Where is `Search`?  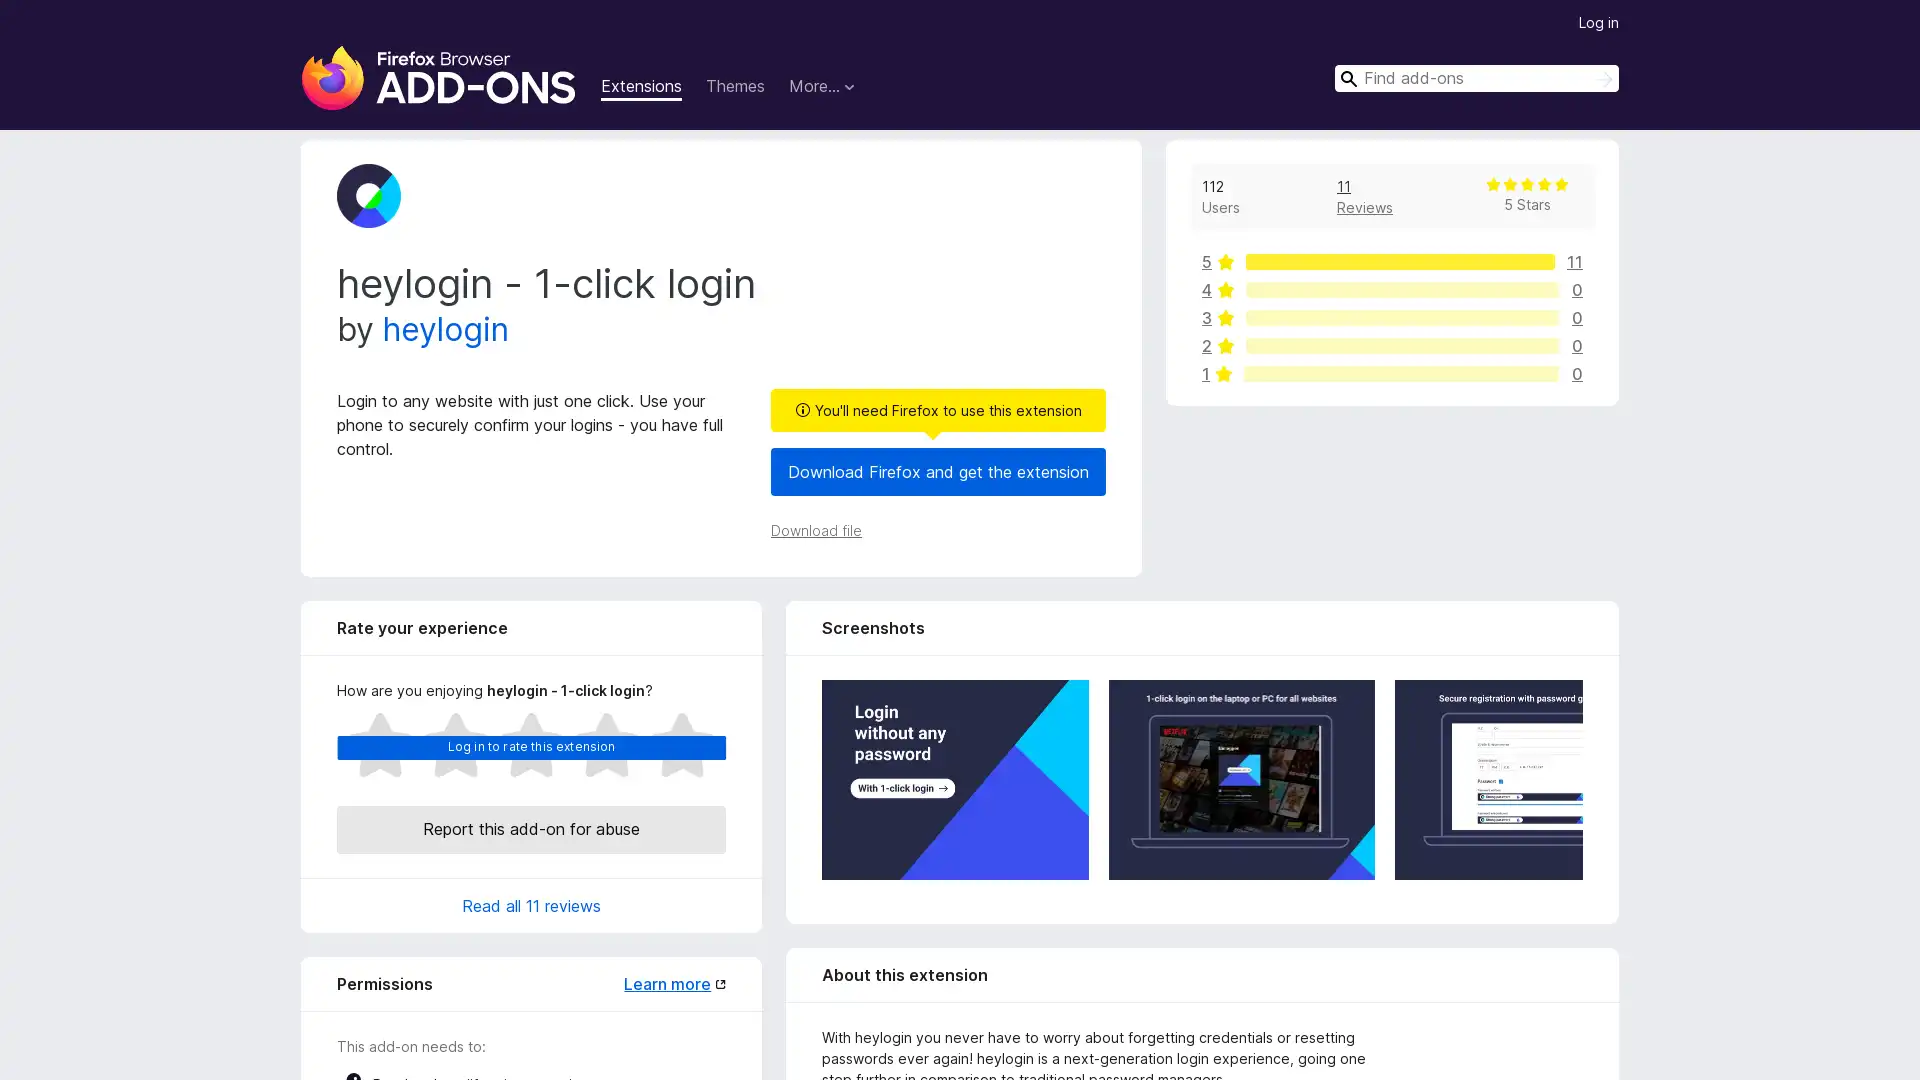 Search is located at coordinates (1604, 79).